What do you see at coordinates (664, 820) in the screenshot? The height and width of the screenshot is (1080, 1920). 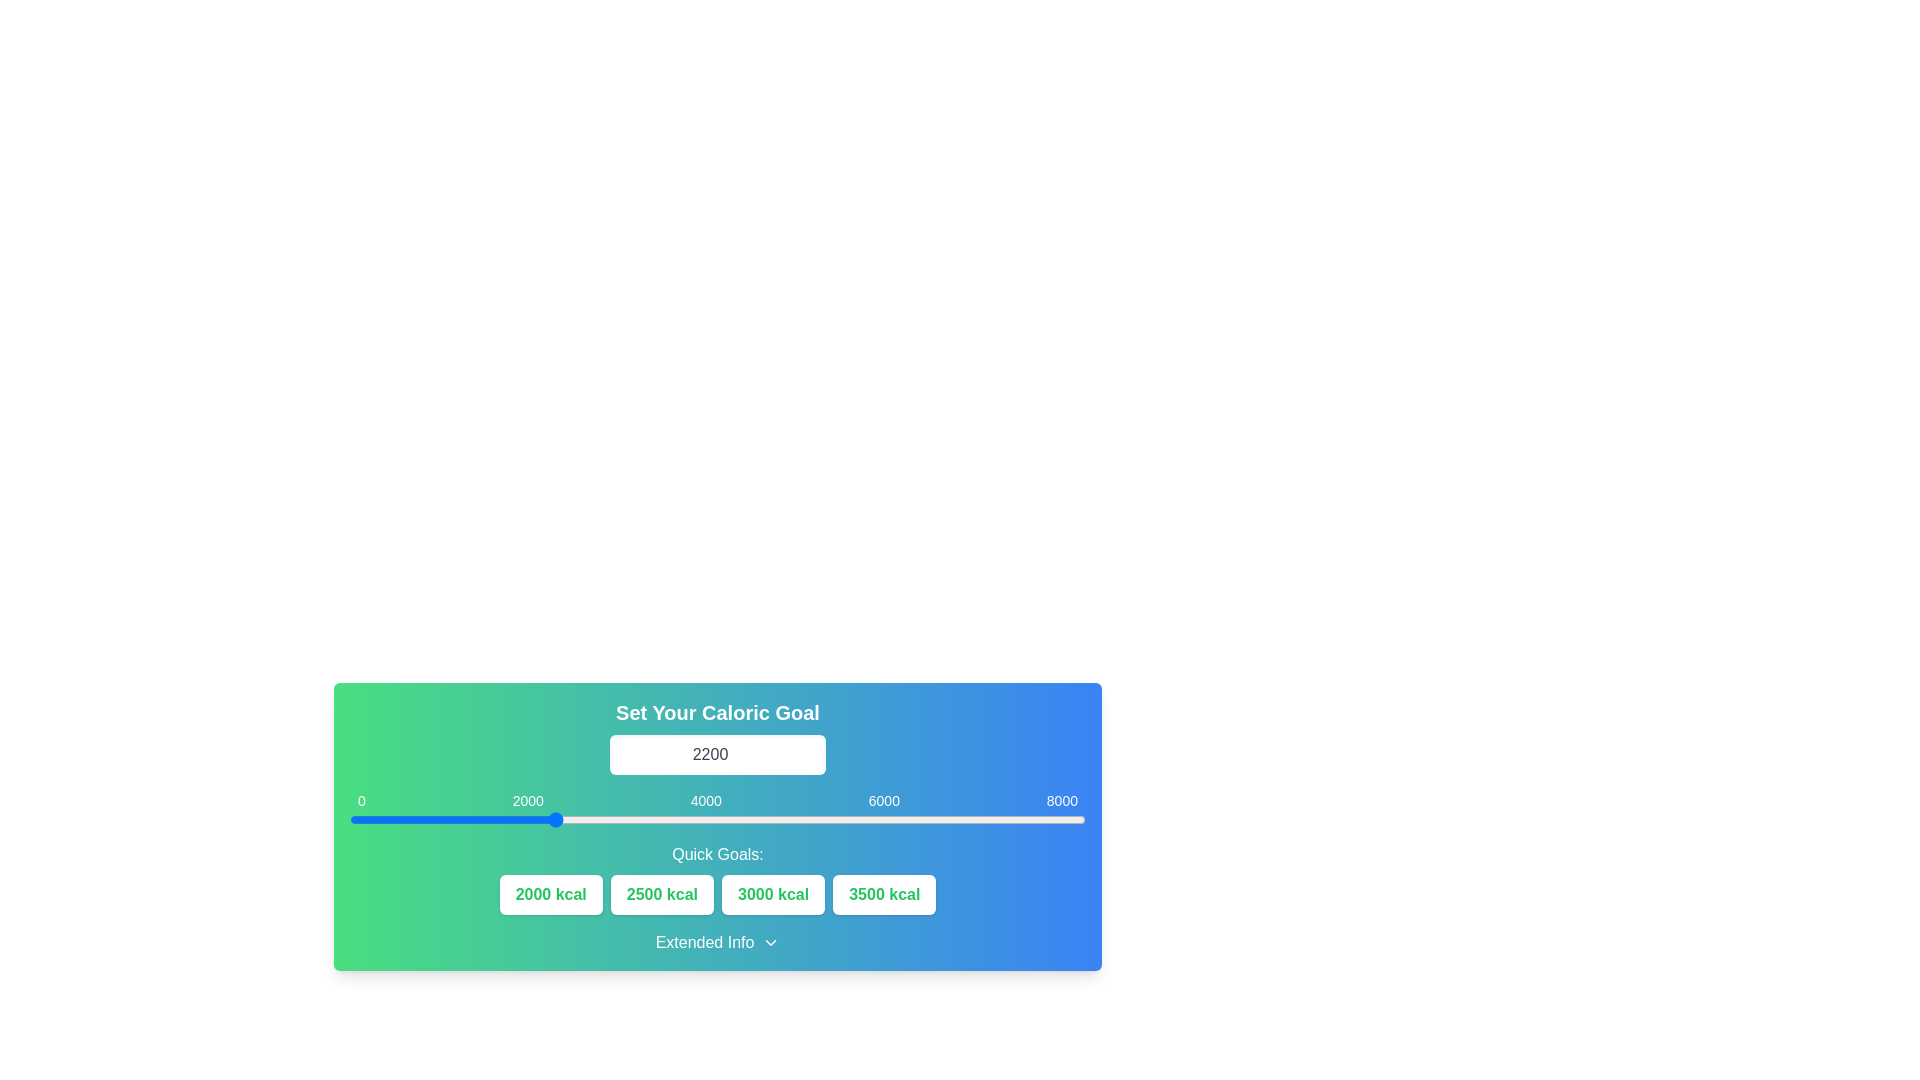 I see `the caloric goal` at bounding box center [664, 820].